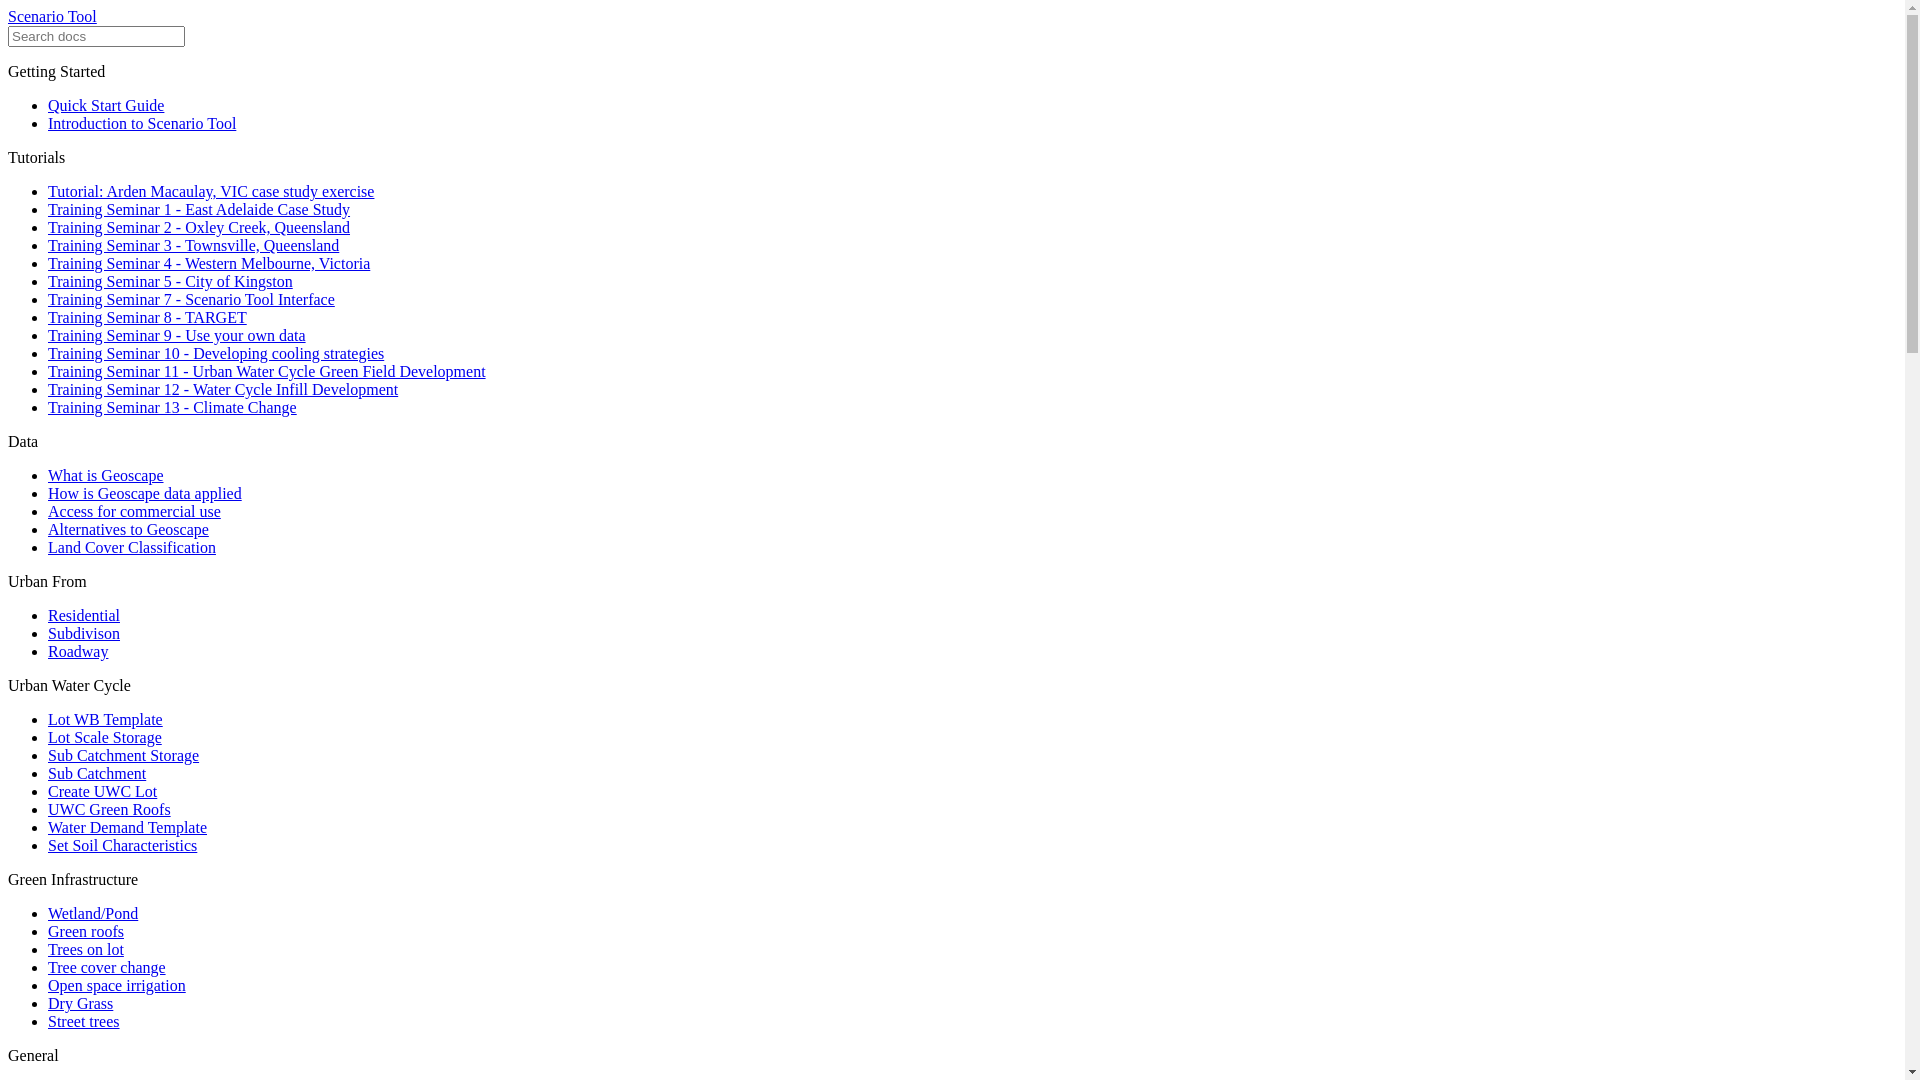 This screenshot has width=1920, height=1080. What do you see at coordinates (48, 966) in the screenshot?
I see `'Tree cover change'` at bounding box center [48, 966].